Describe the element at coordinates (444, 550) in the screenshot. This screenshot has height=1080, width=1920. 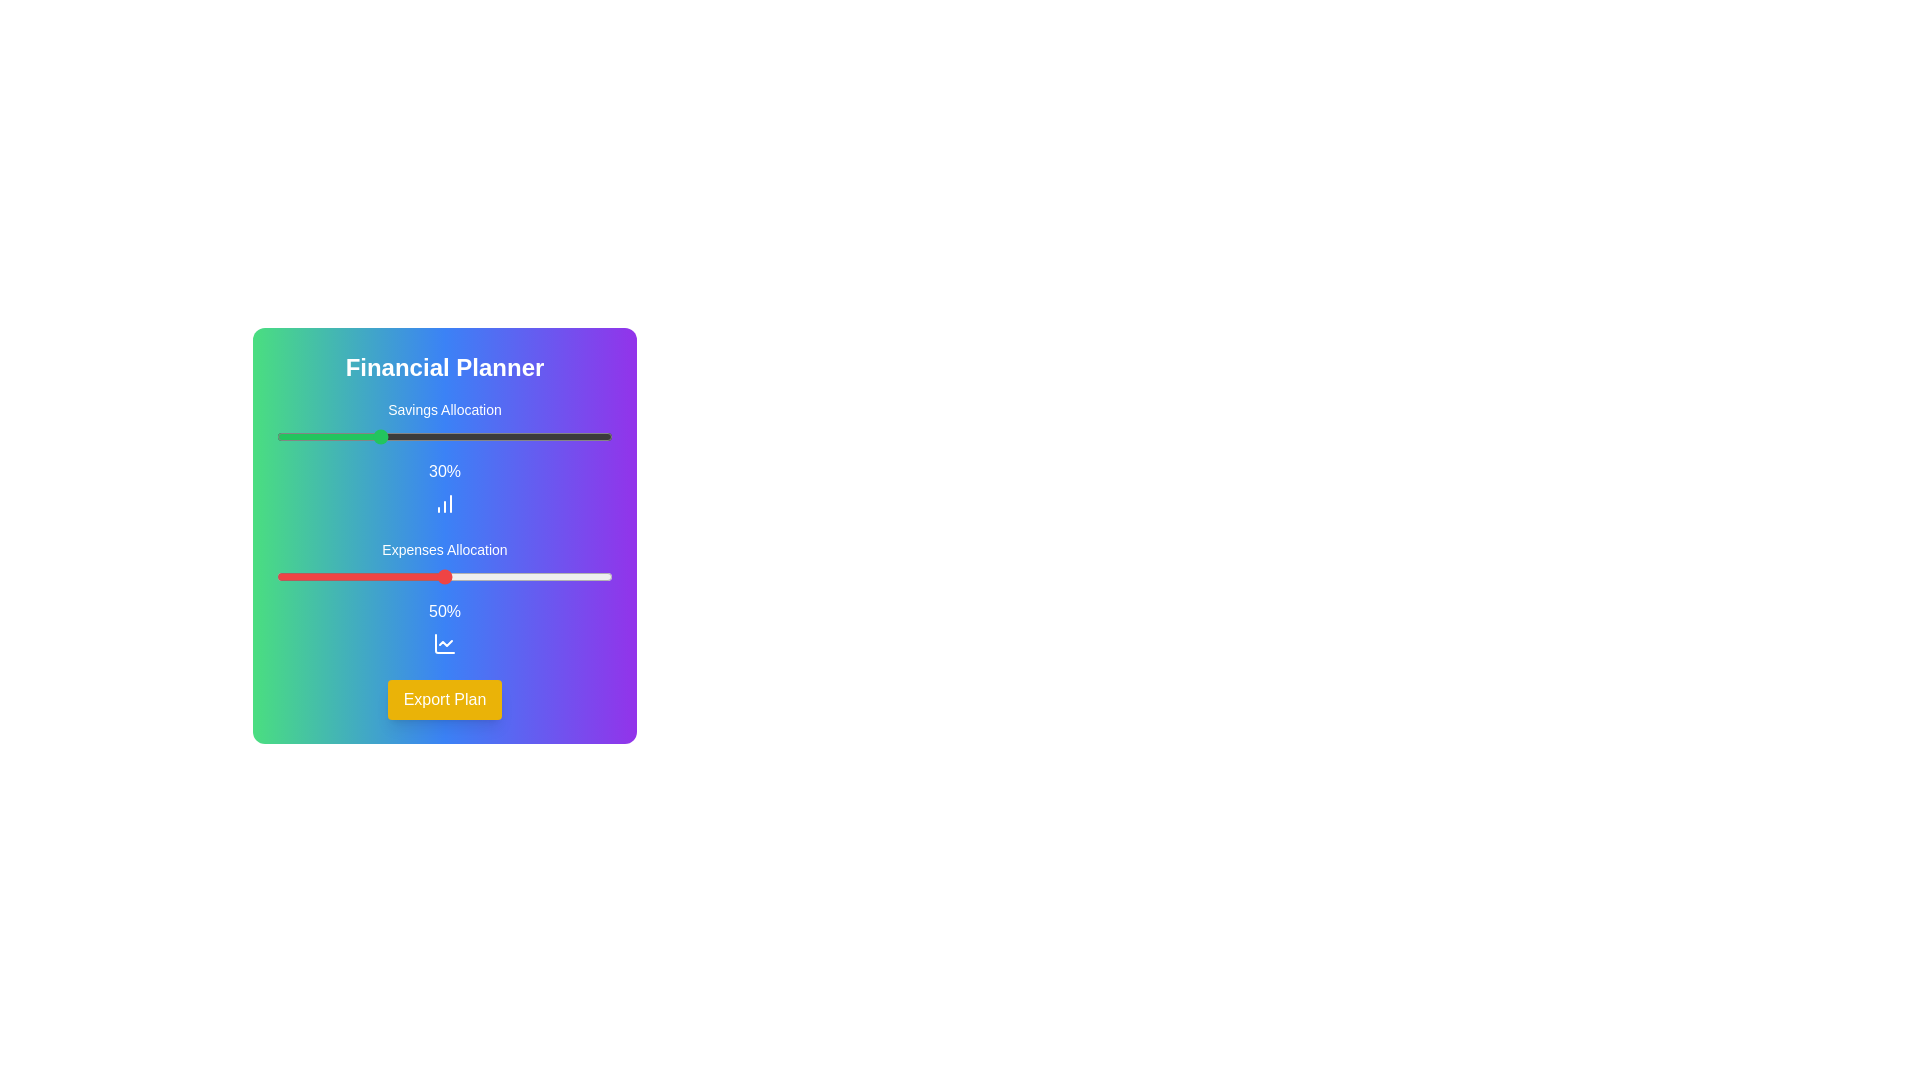
I see `the text label that serves as a title for the slider control, positioned centrally above the horizontal slider labeled '50%'` at that location.